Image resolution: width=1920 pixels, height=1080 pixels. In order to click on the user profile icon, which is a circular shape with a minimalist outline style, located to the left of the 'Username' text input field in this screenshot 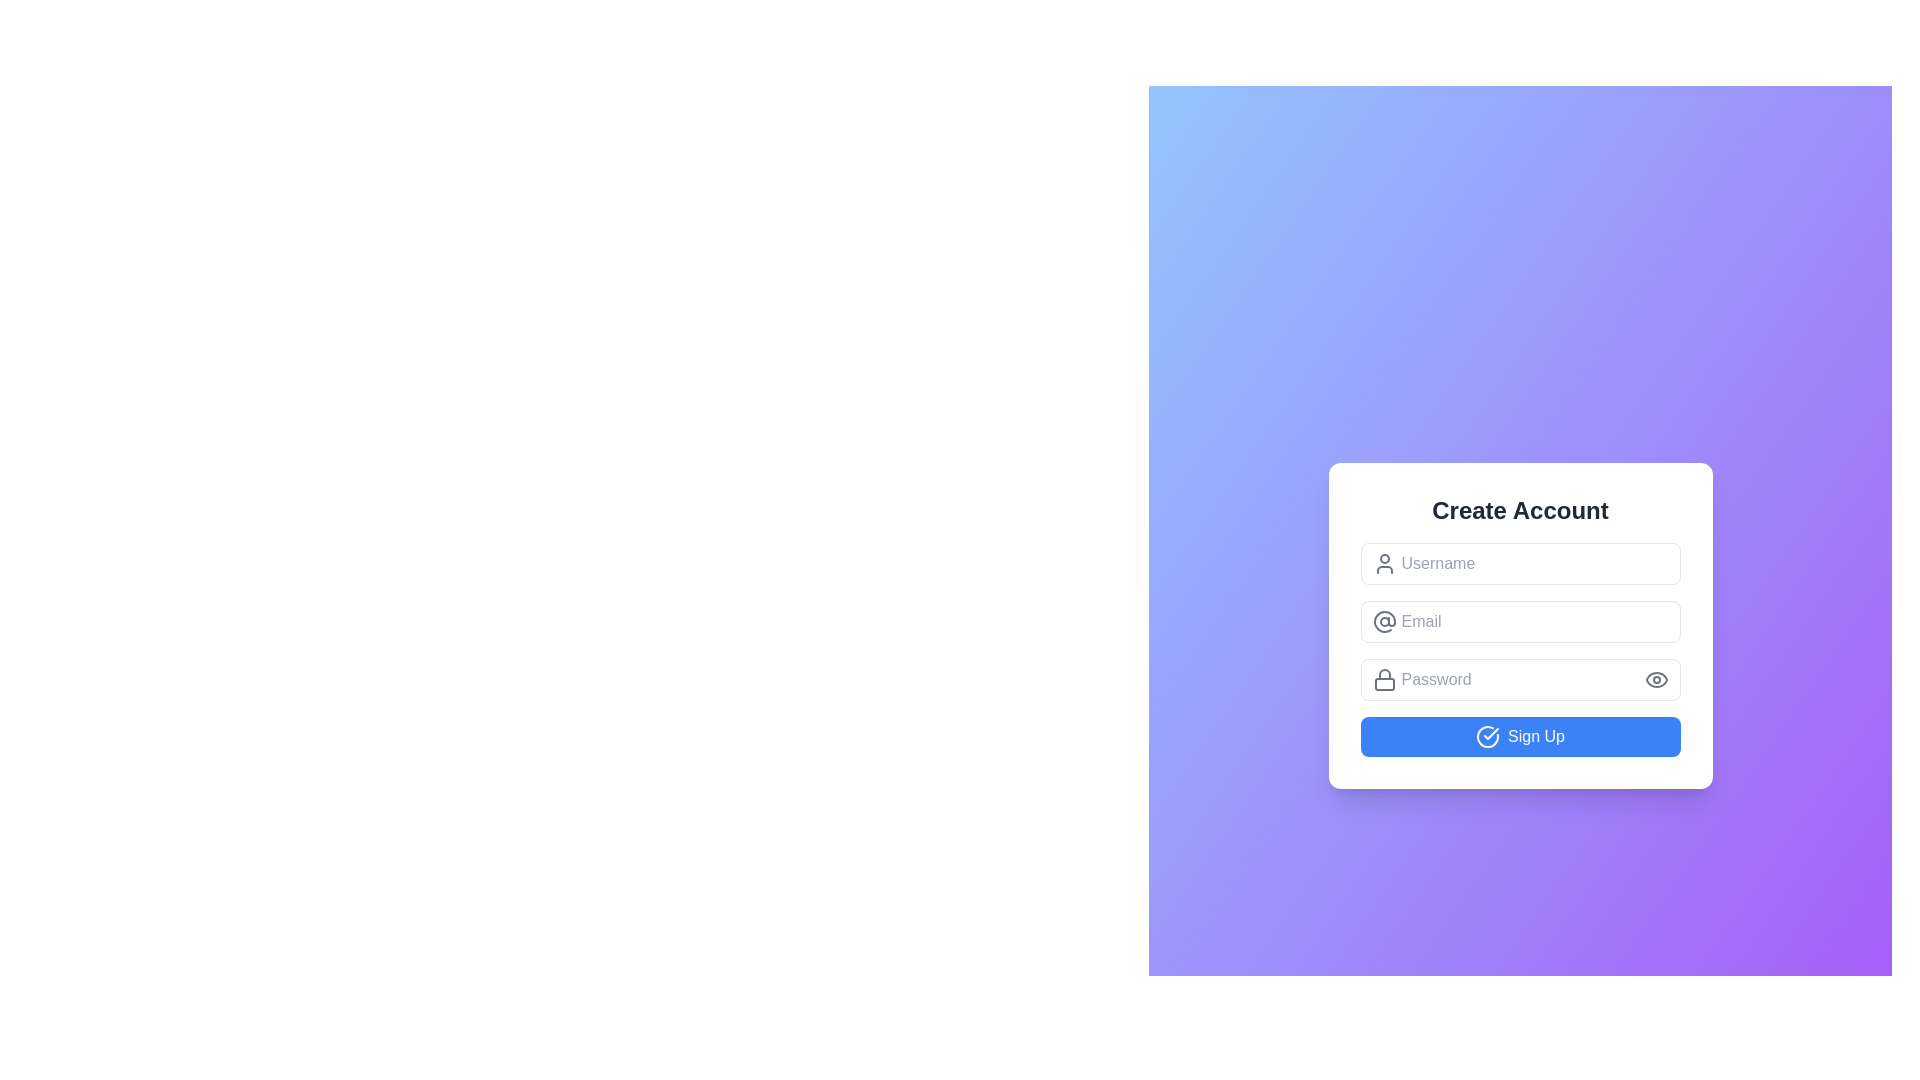, I will do `click(1383, 563)`.